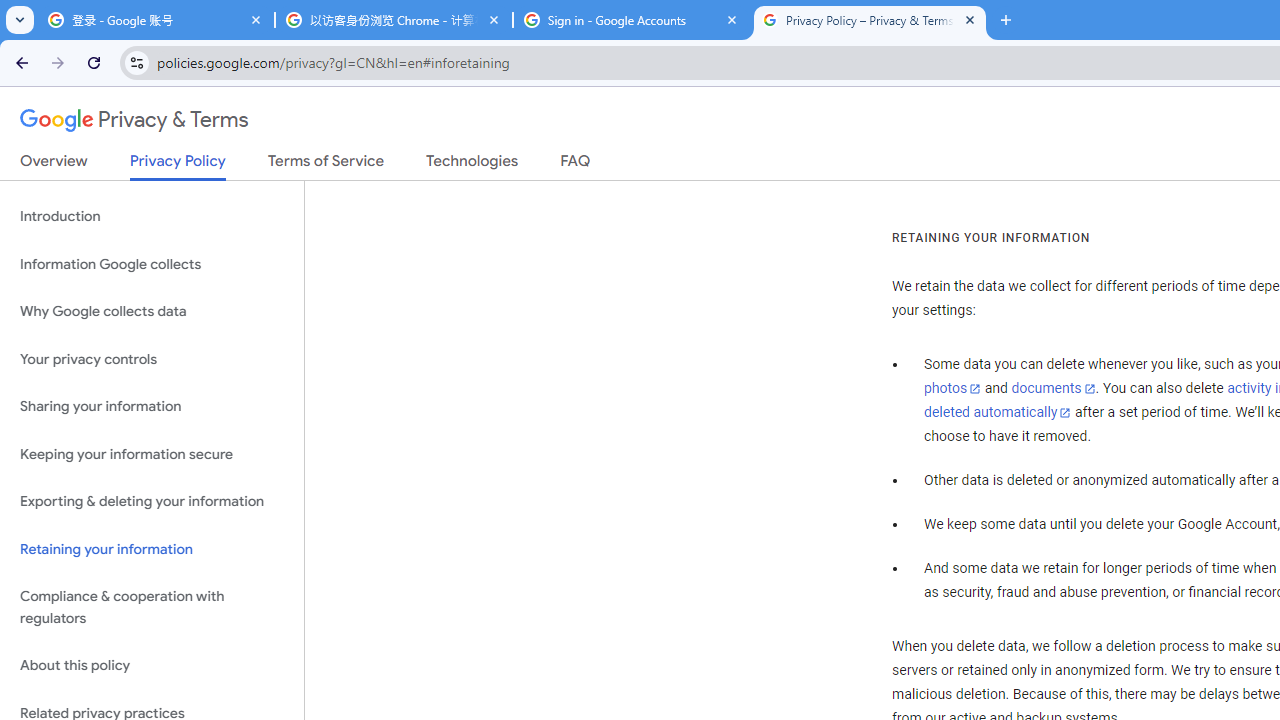 The image size is (1280, 720). Describe the element at coordinates (177, 165) in the screenshot. I see `'Privacy Policy'` at that location.